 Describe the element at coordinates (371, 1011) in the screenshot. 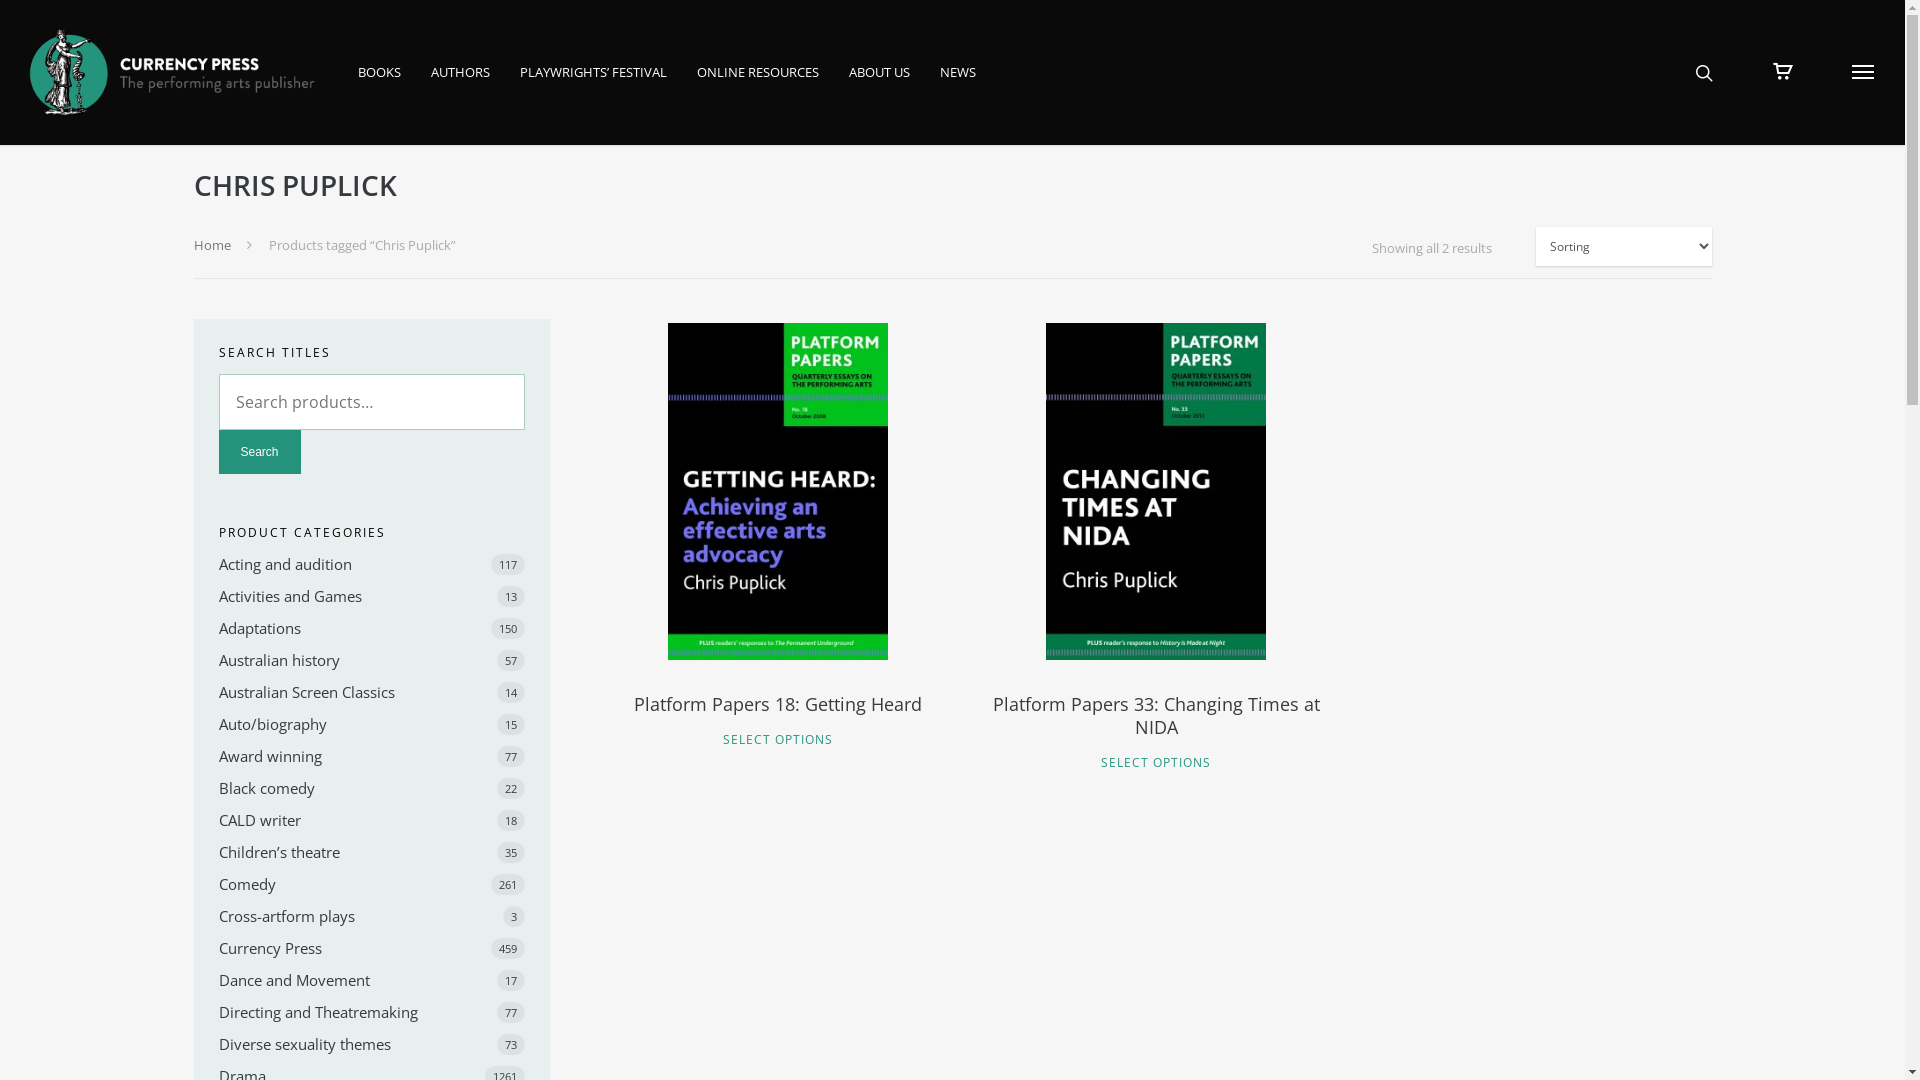

I see `'Directing and Theatremaking'` at that location.